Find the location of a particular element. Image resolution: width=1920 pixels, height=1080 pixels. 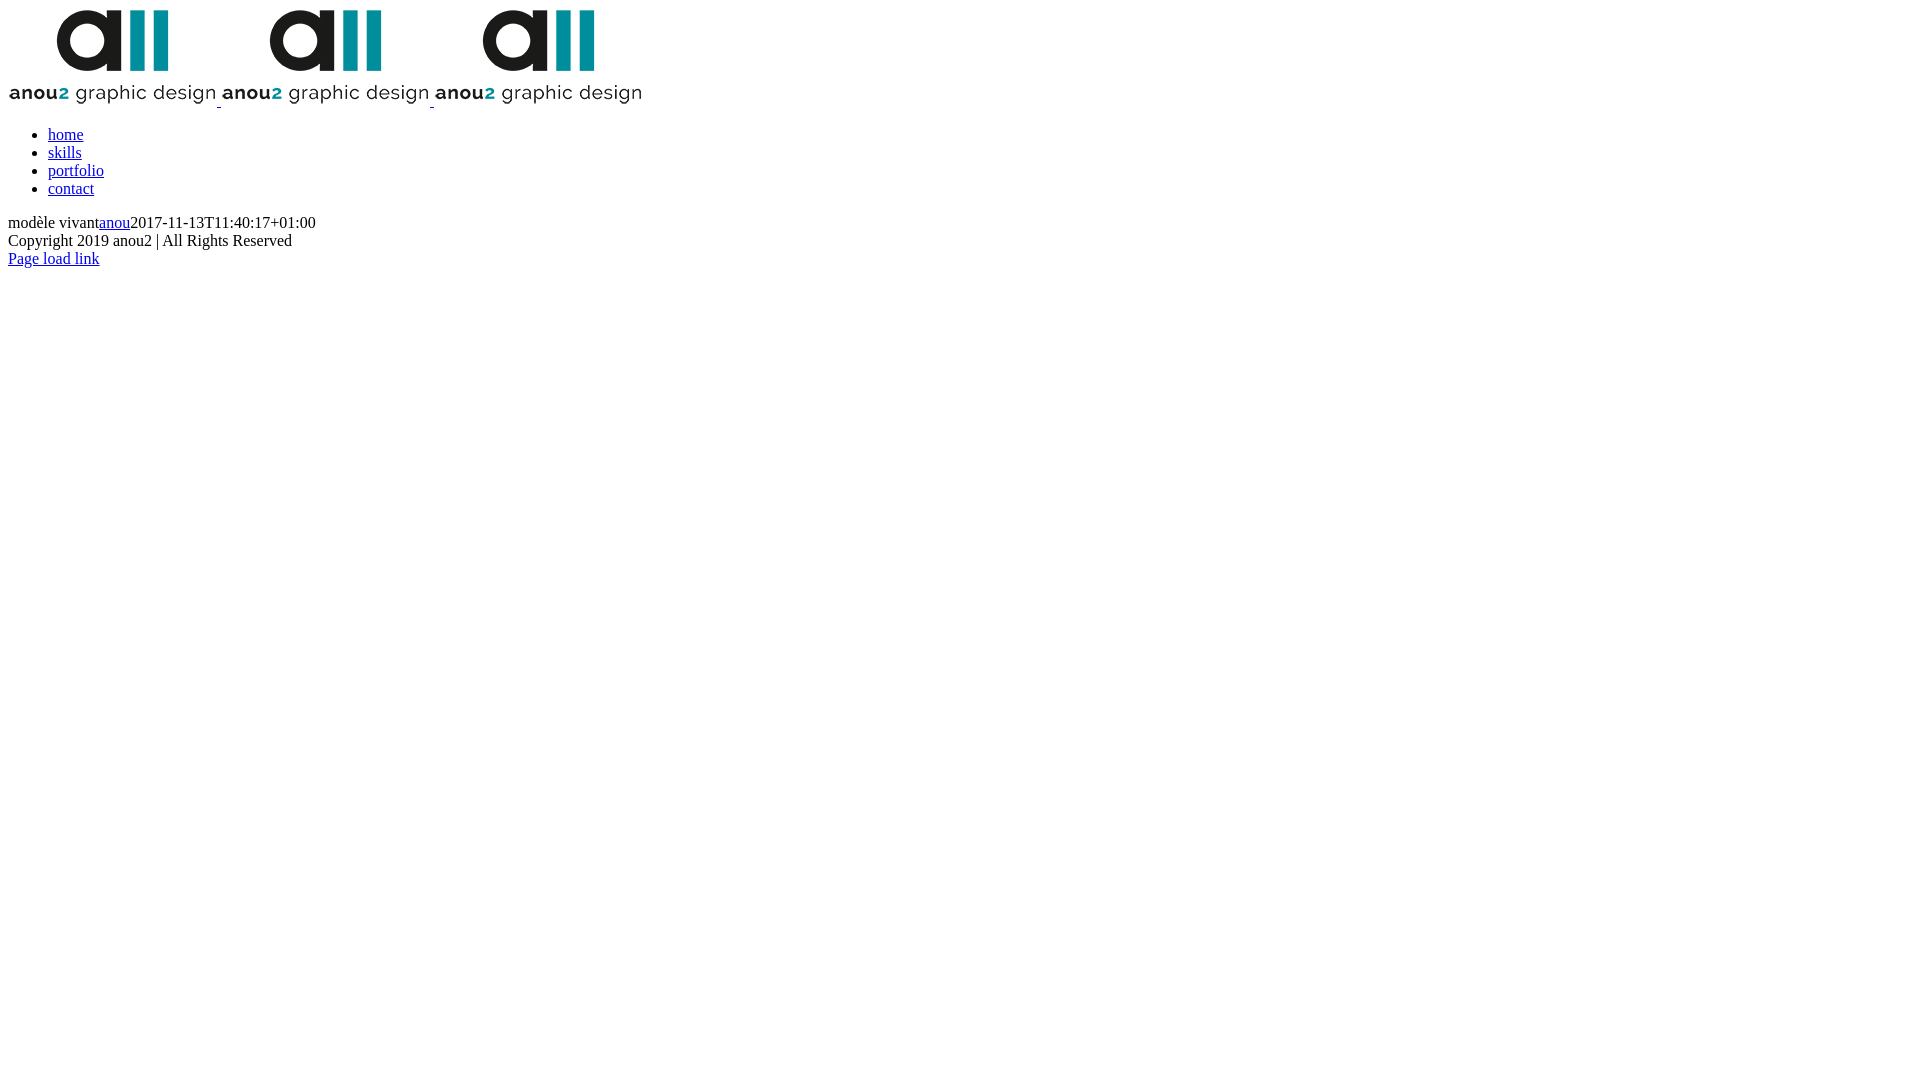

'contact' is located at coordinates (48, 188).